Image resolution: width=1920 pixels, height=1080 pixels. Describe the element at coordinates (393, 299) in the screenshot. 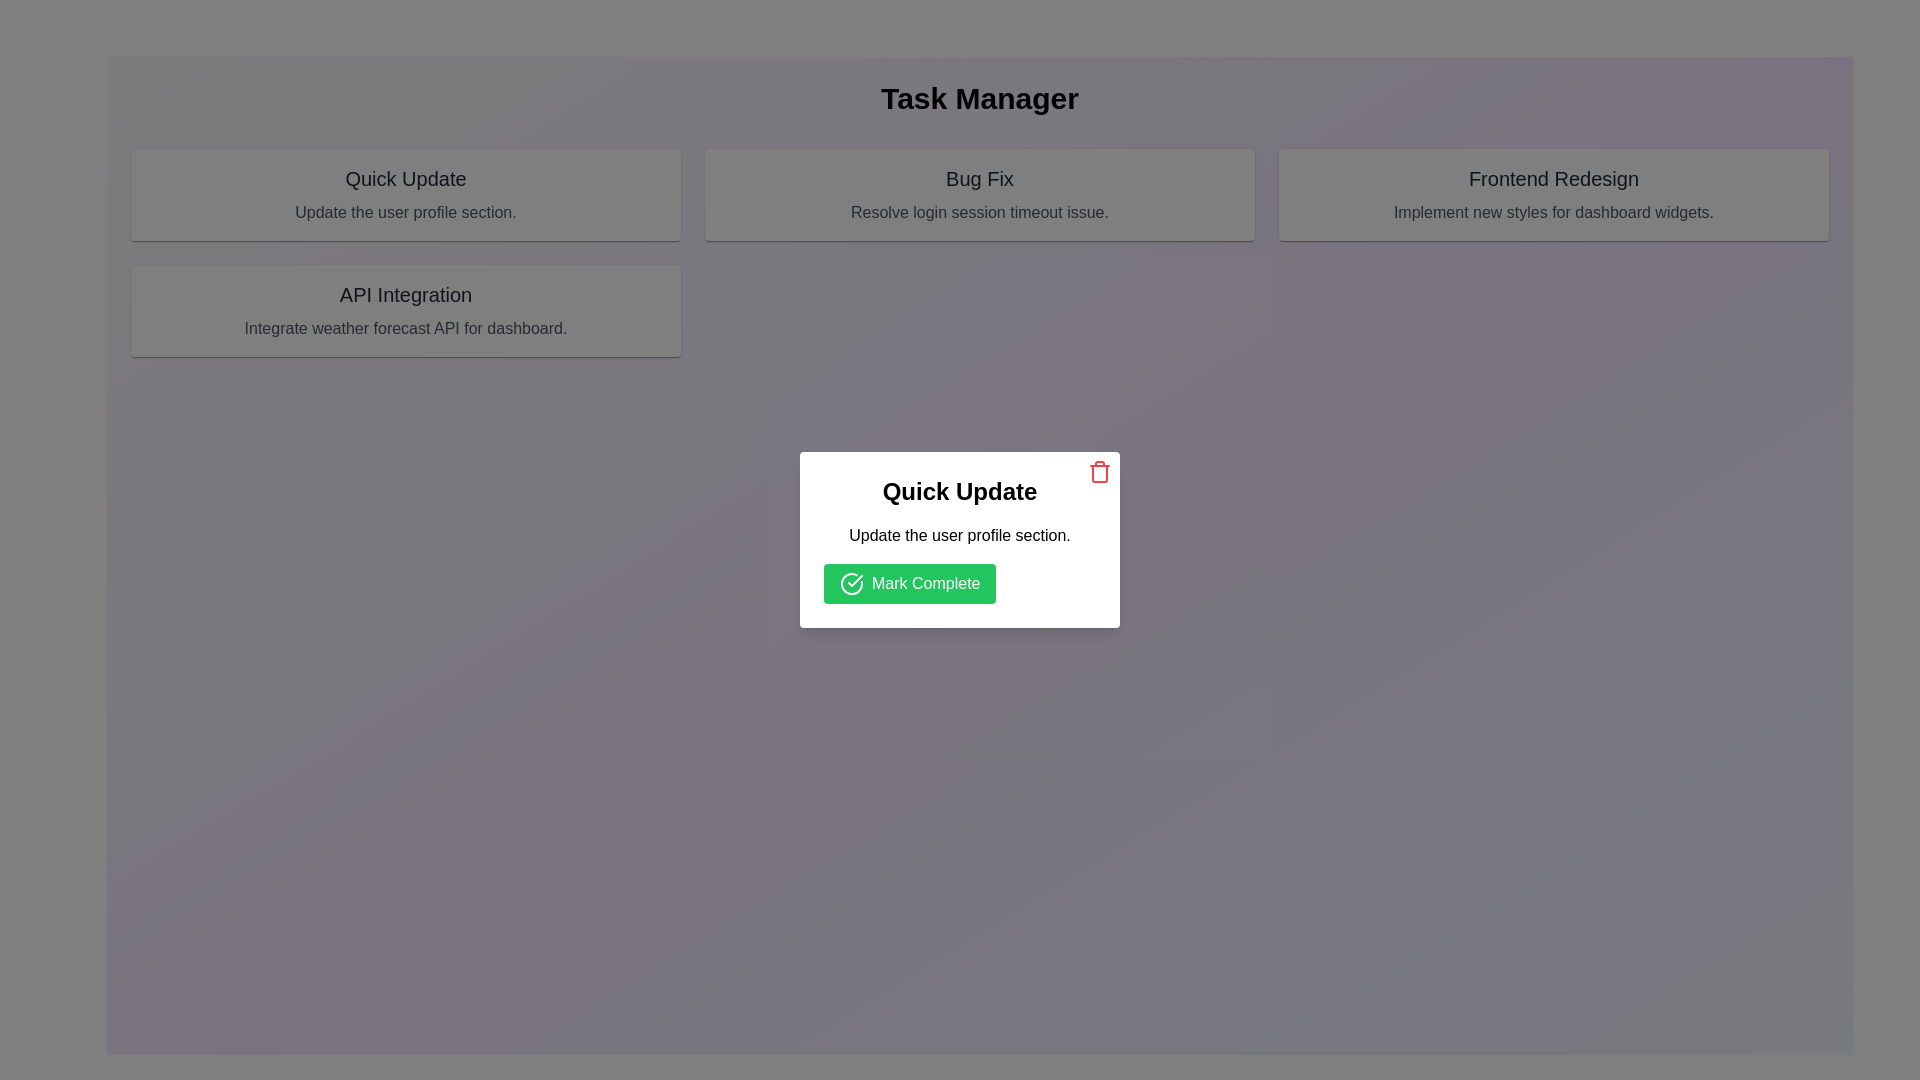

I see `the 'API Integration' card, which is a rectangular card with a solid light-gray background and features a bold header and descriptive text, located in the bottom-left position of the grid layout` at that location.